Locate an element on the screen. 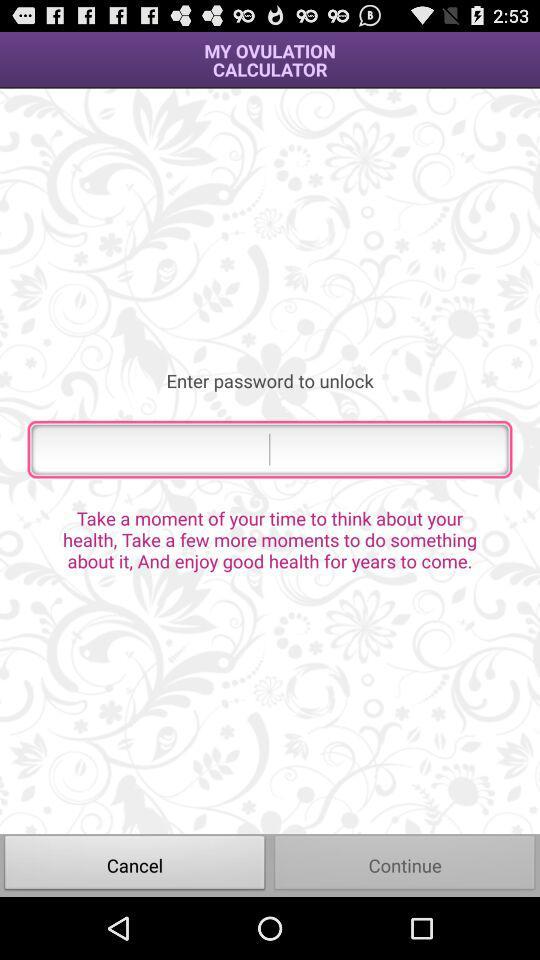 The width and height of the screenshot is (540, 960). the continue is located at coordinates (405, 864).